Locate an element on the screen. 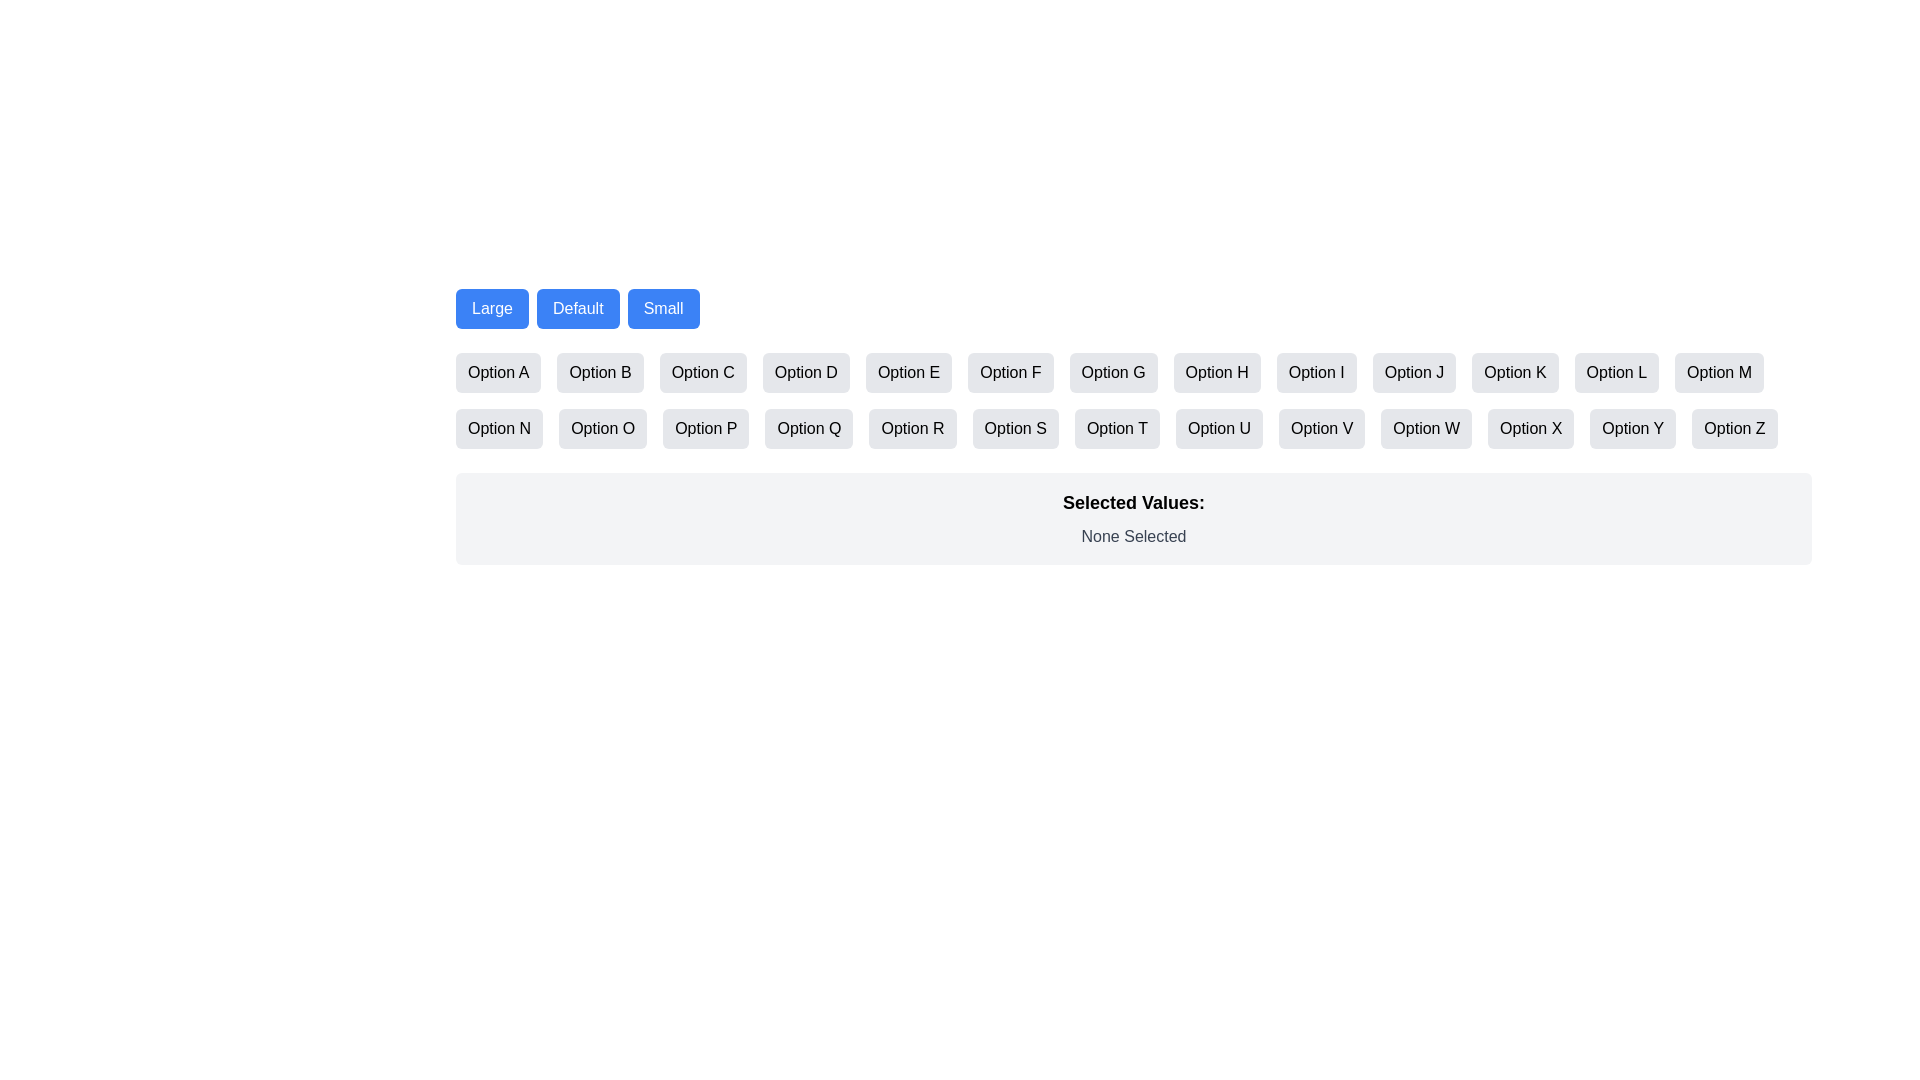 Image resolution: width=1920 pixels, height=1080 pixels. the button labeled 'Option Q', which is a rectangular button with rounded corners, light gray background, and black text, located in the second row of the grid and the fourth button from the left is located at coordinates (809, 427).